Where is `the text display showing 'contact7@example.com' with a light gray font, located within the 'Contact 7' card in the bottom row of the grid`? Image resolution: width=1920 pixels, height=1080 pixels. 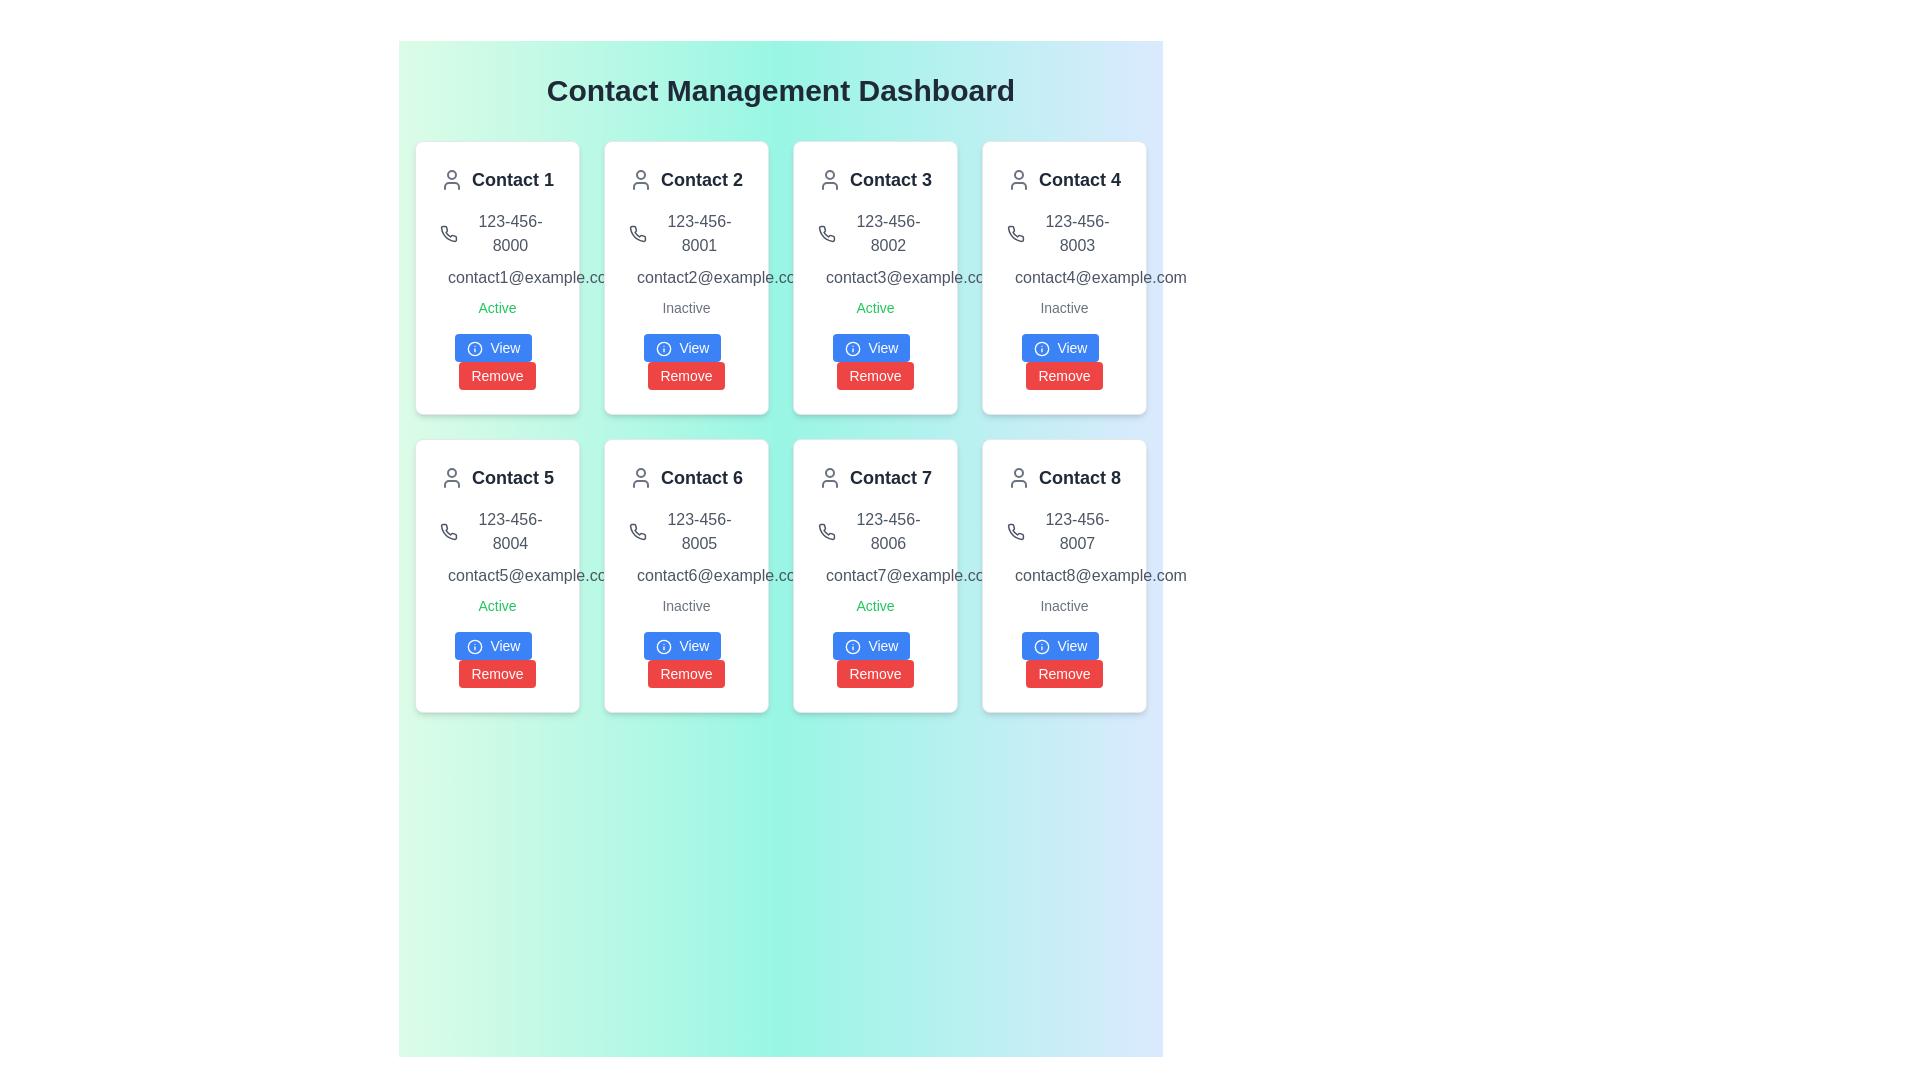
the text display showing 'contact7@example.com' with a light gray font, located within the 'Contact 7' card in the bottom row of the grid is located at coordinates (875, 575).